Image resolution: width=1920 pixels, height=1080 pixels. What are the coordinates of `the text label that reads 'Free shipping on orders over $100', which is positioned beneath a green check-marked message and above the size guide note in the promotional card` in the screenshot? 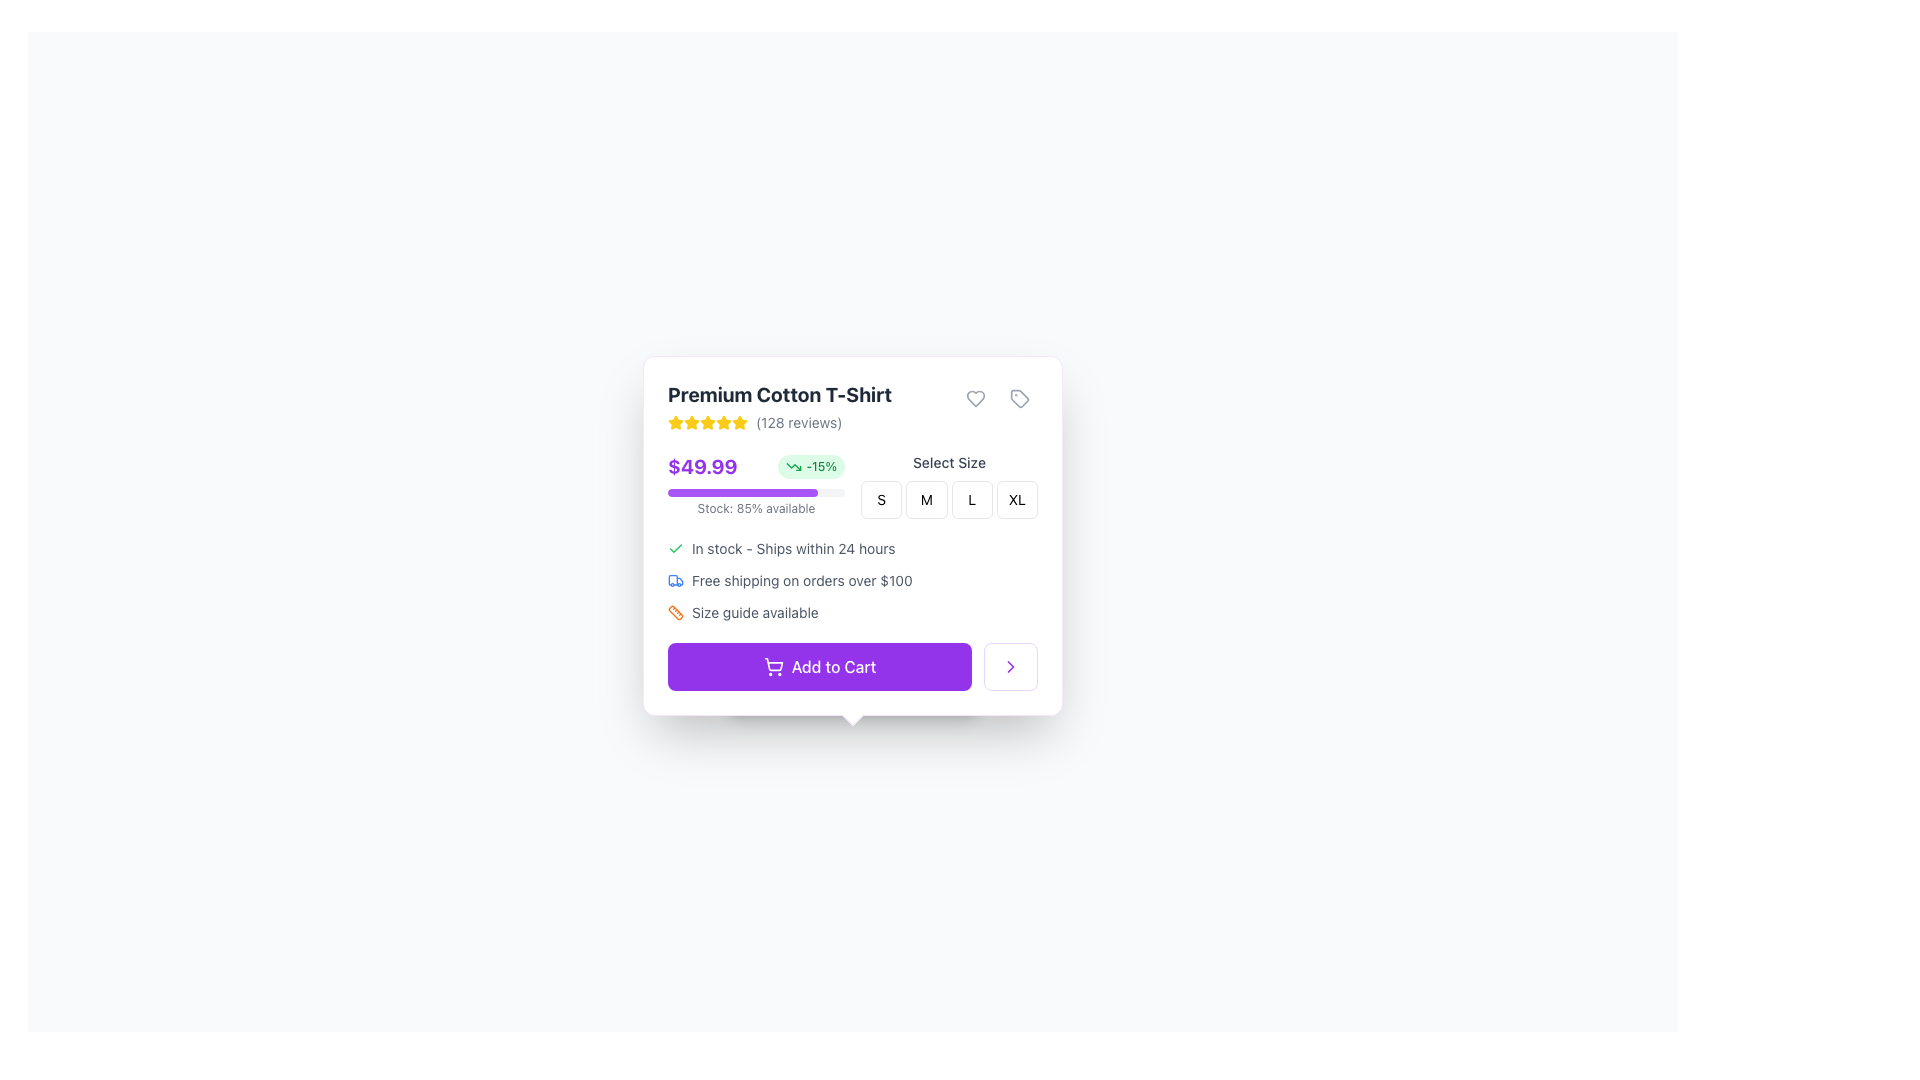 It's located at (802, 581).